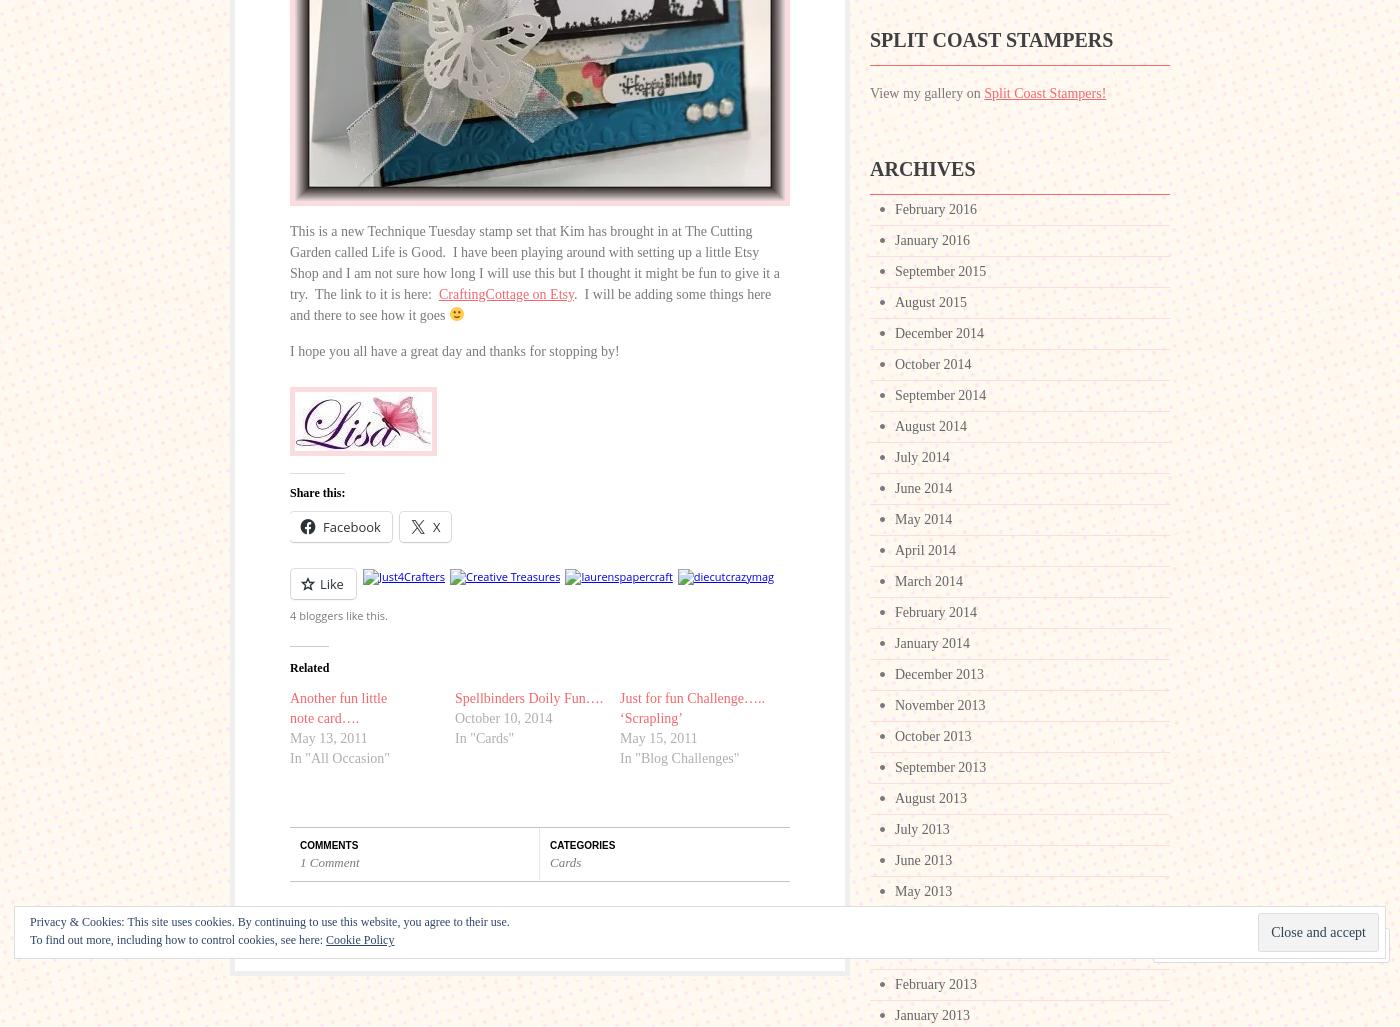 Image resolution: width=1400 pixels, height=1027 pixels. Describe the element at coordinates (929, 581) in the screenshot. I see `'March 2014'` at that location.